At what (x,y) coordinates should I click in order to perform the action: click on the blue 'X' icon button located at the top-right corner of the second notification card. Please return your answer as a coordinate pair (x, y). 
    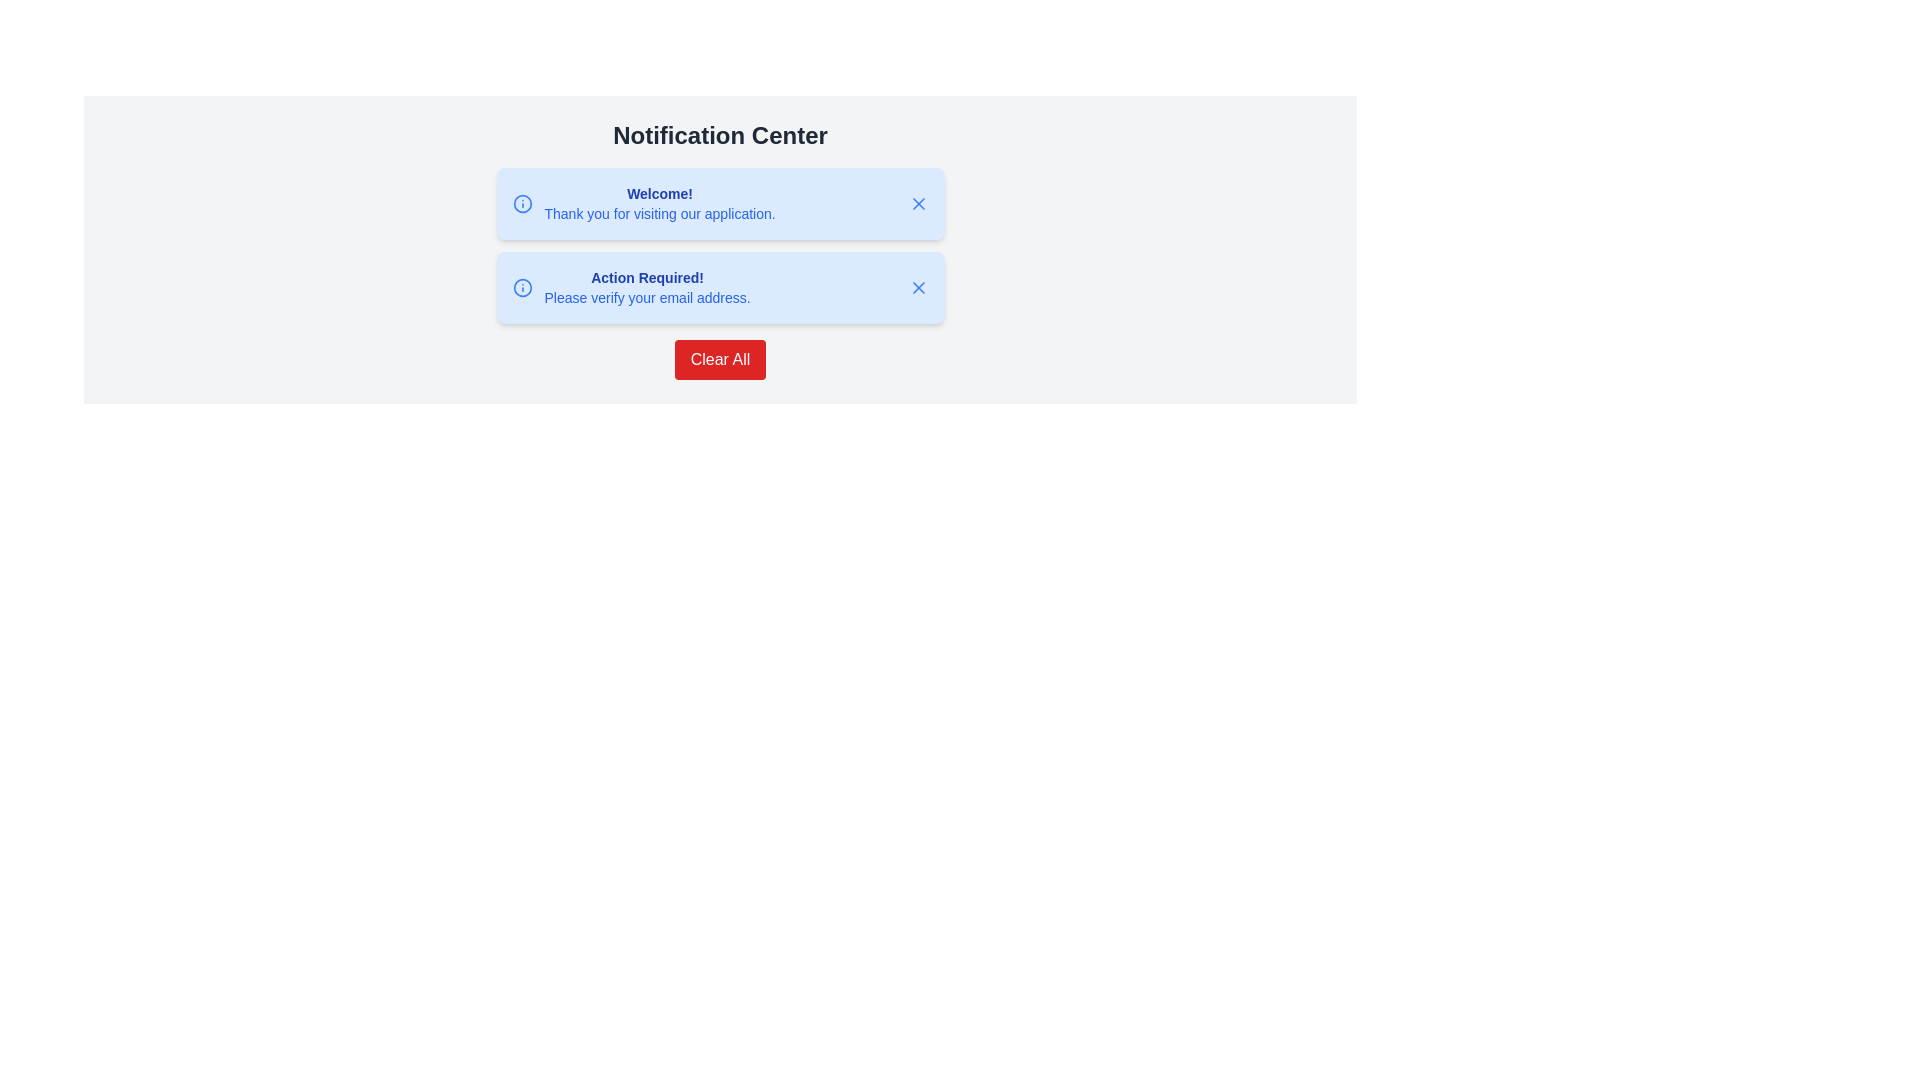
    Looking at the image, I should click on (917, 288).